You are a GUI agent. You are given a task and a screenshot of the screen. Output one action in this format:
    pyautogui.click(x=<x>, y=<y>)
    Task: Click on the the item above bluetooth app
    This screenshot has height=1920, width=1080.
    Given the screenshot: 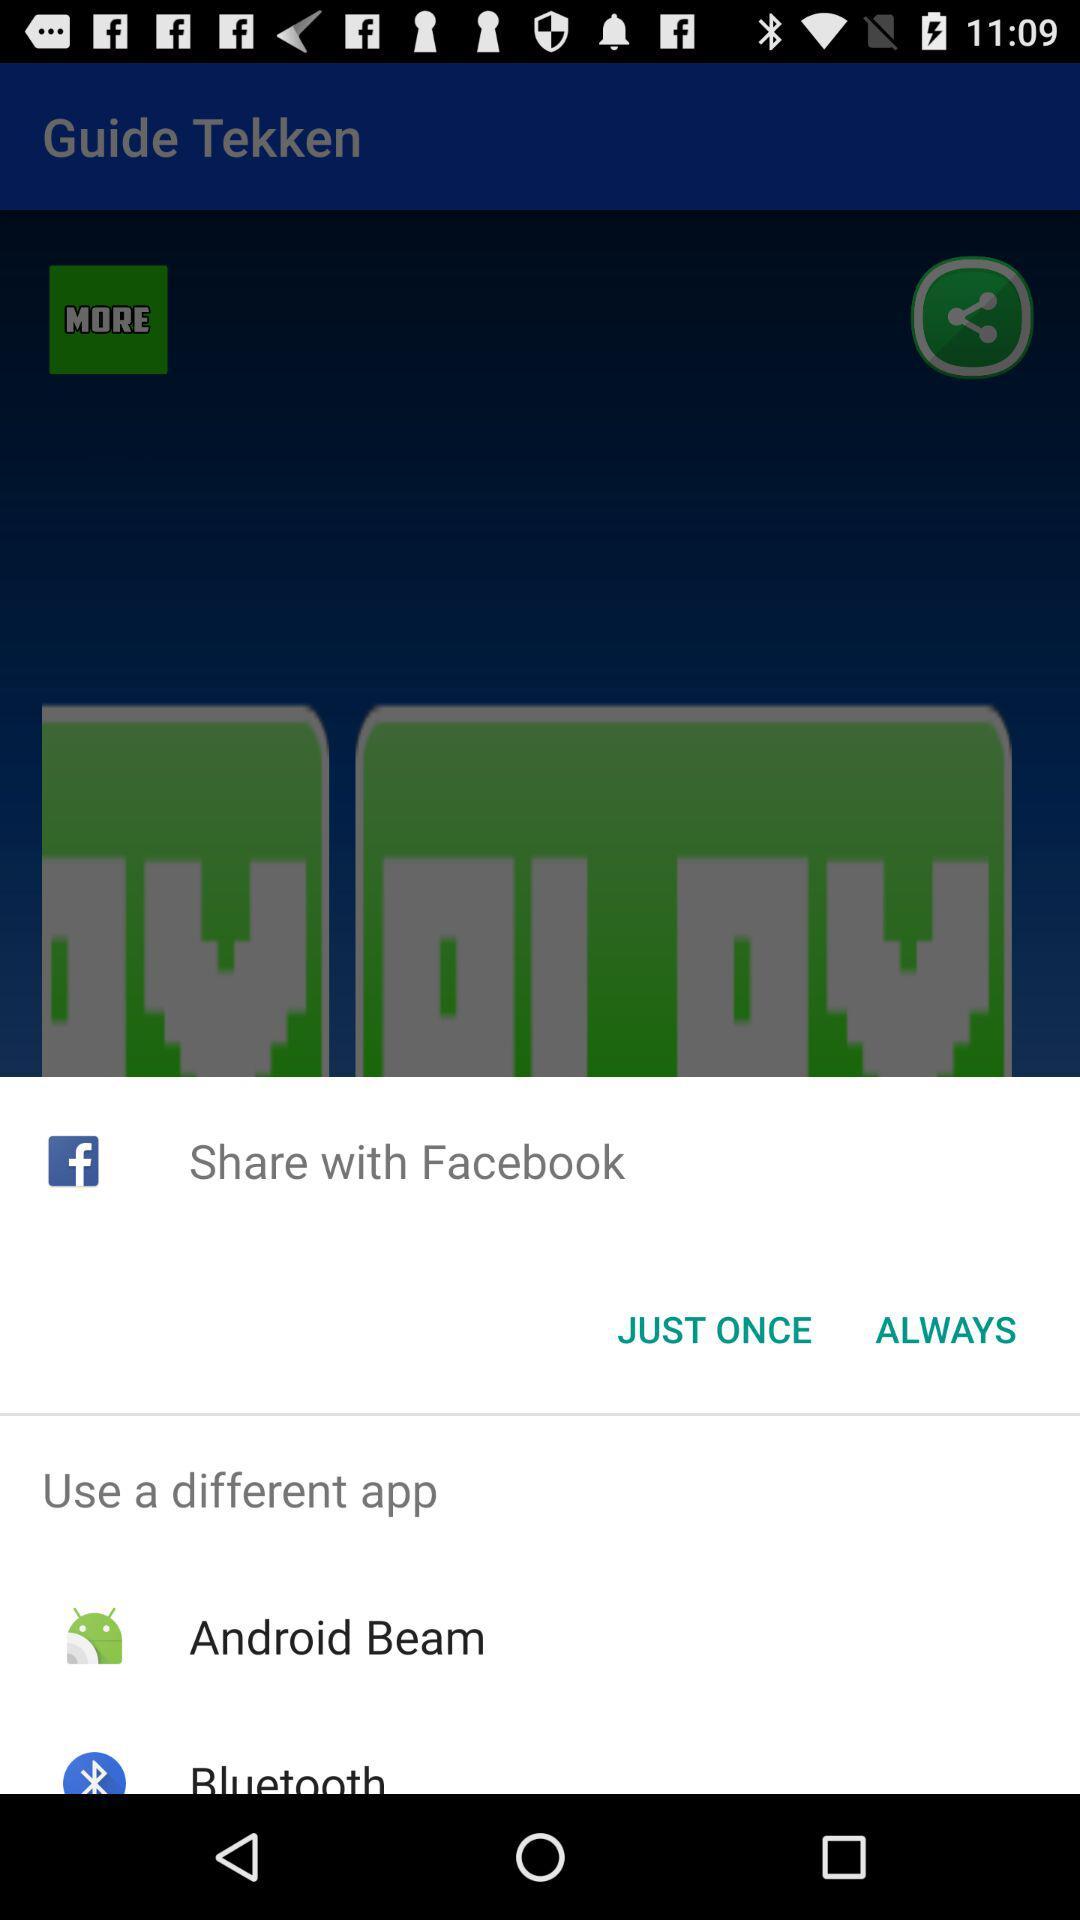 What is the action you would take?
    pyautogui.click(x=336, y=1636)
    